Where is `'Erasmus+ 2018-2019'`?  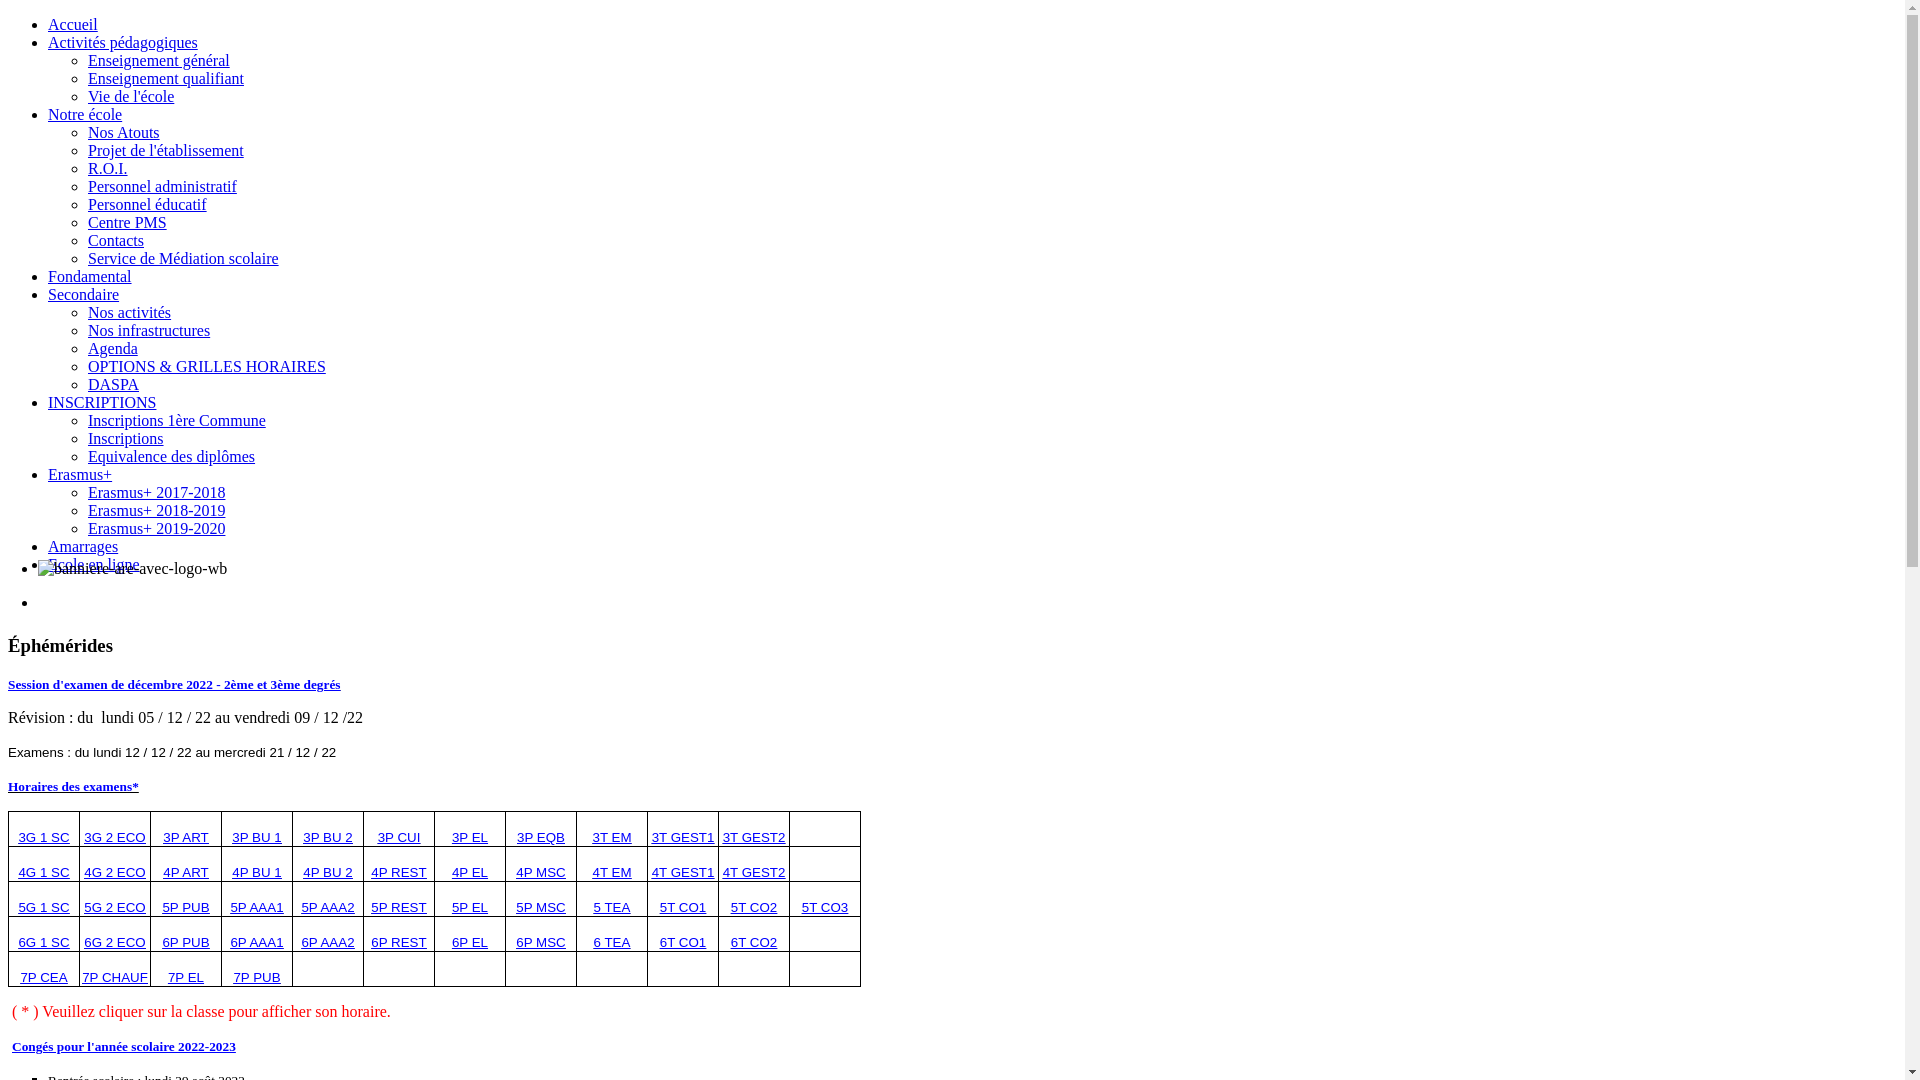
'Erasmus+ 2018-2019' is located at coordinates (155, 509).